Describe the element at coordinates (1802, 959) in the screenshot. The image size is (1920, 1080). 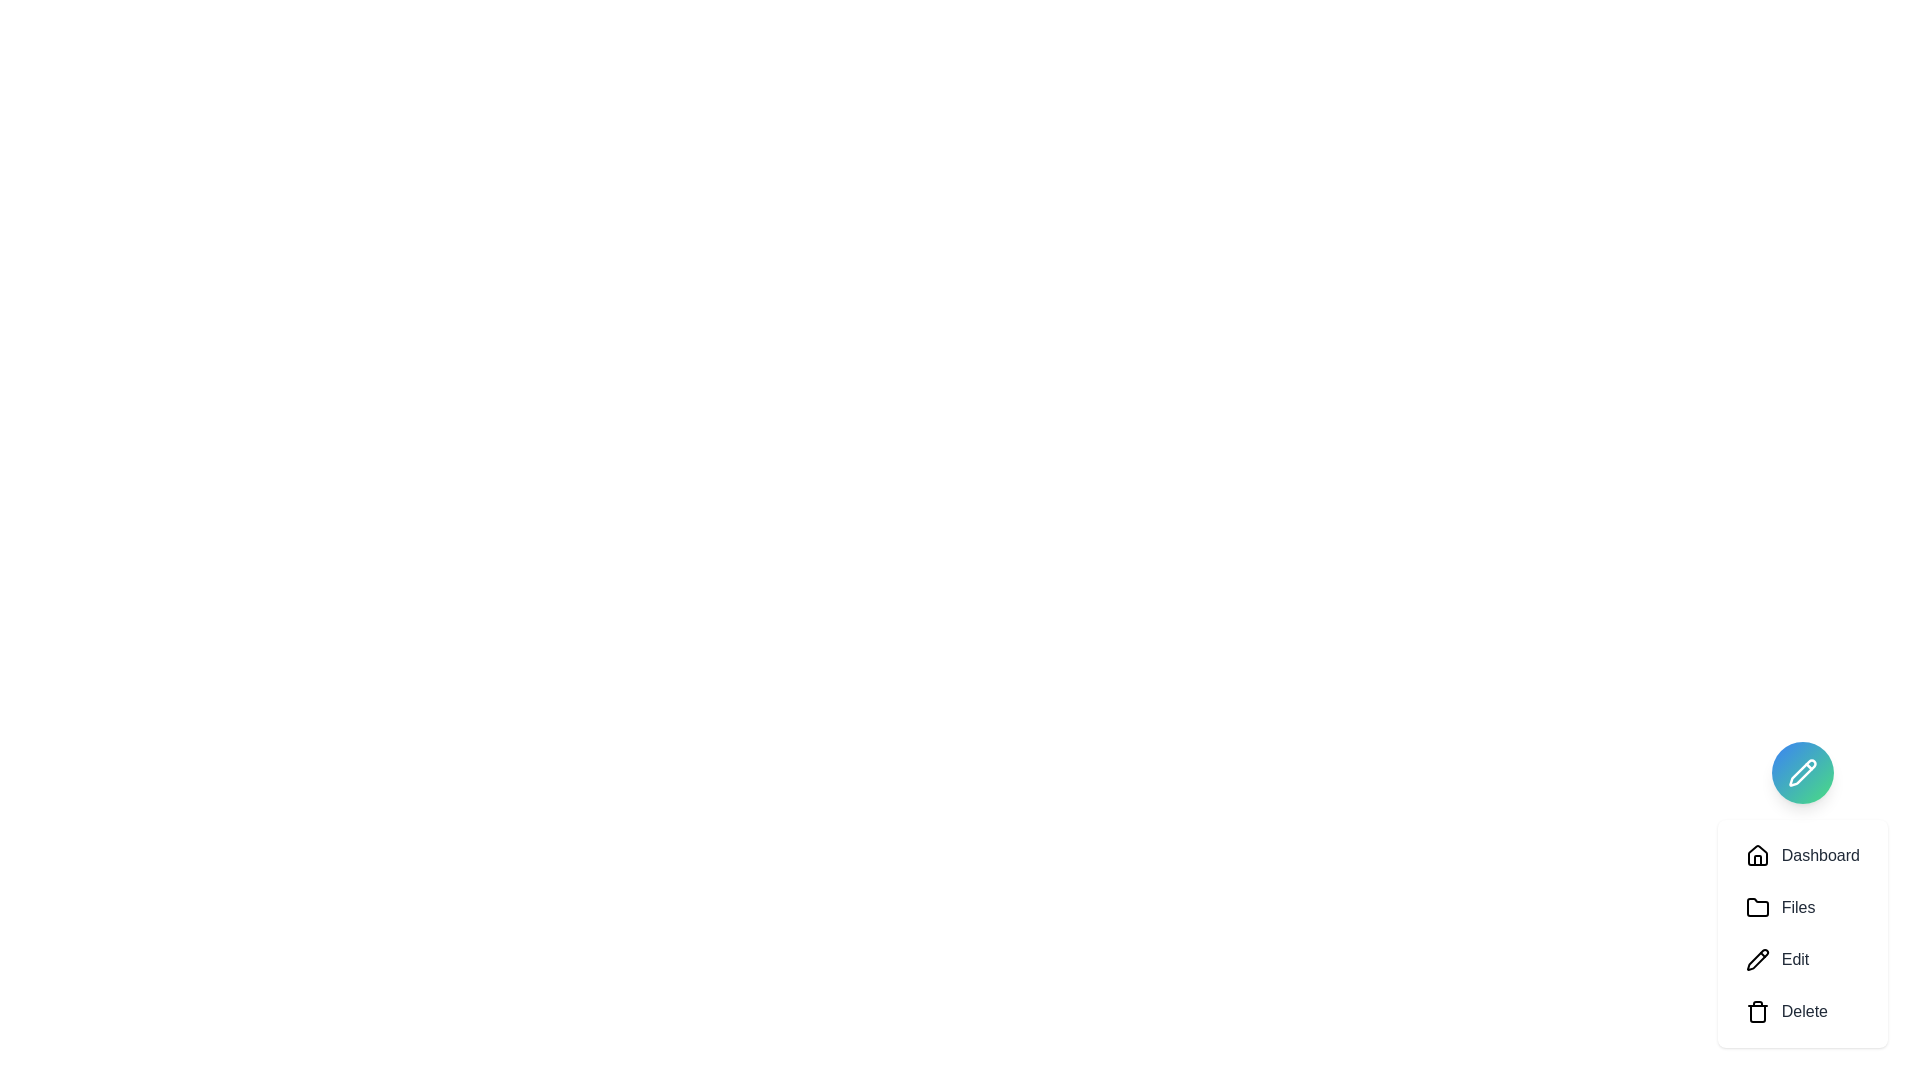
I see `the option Edit from the speed dial menu` at that location.